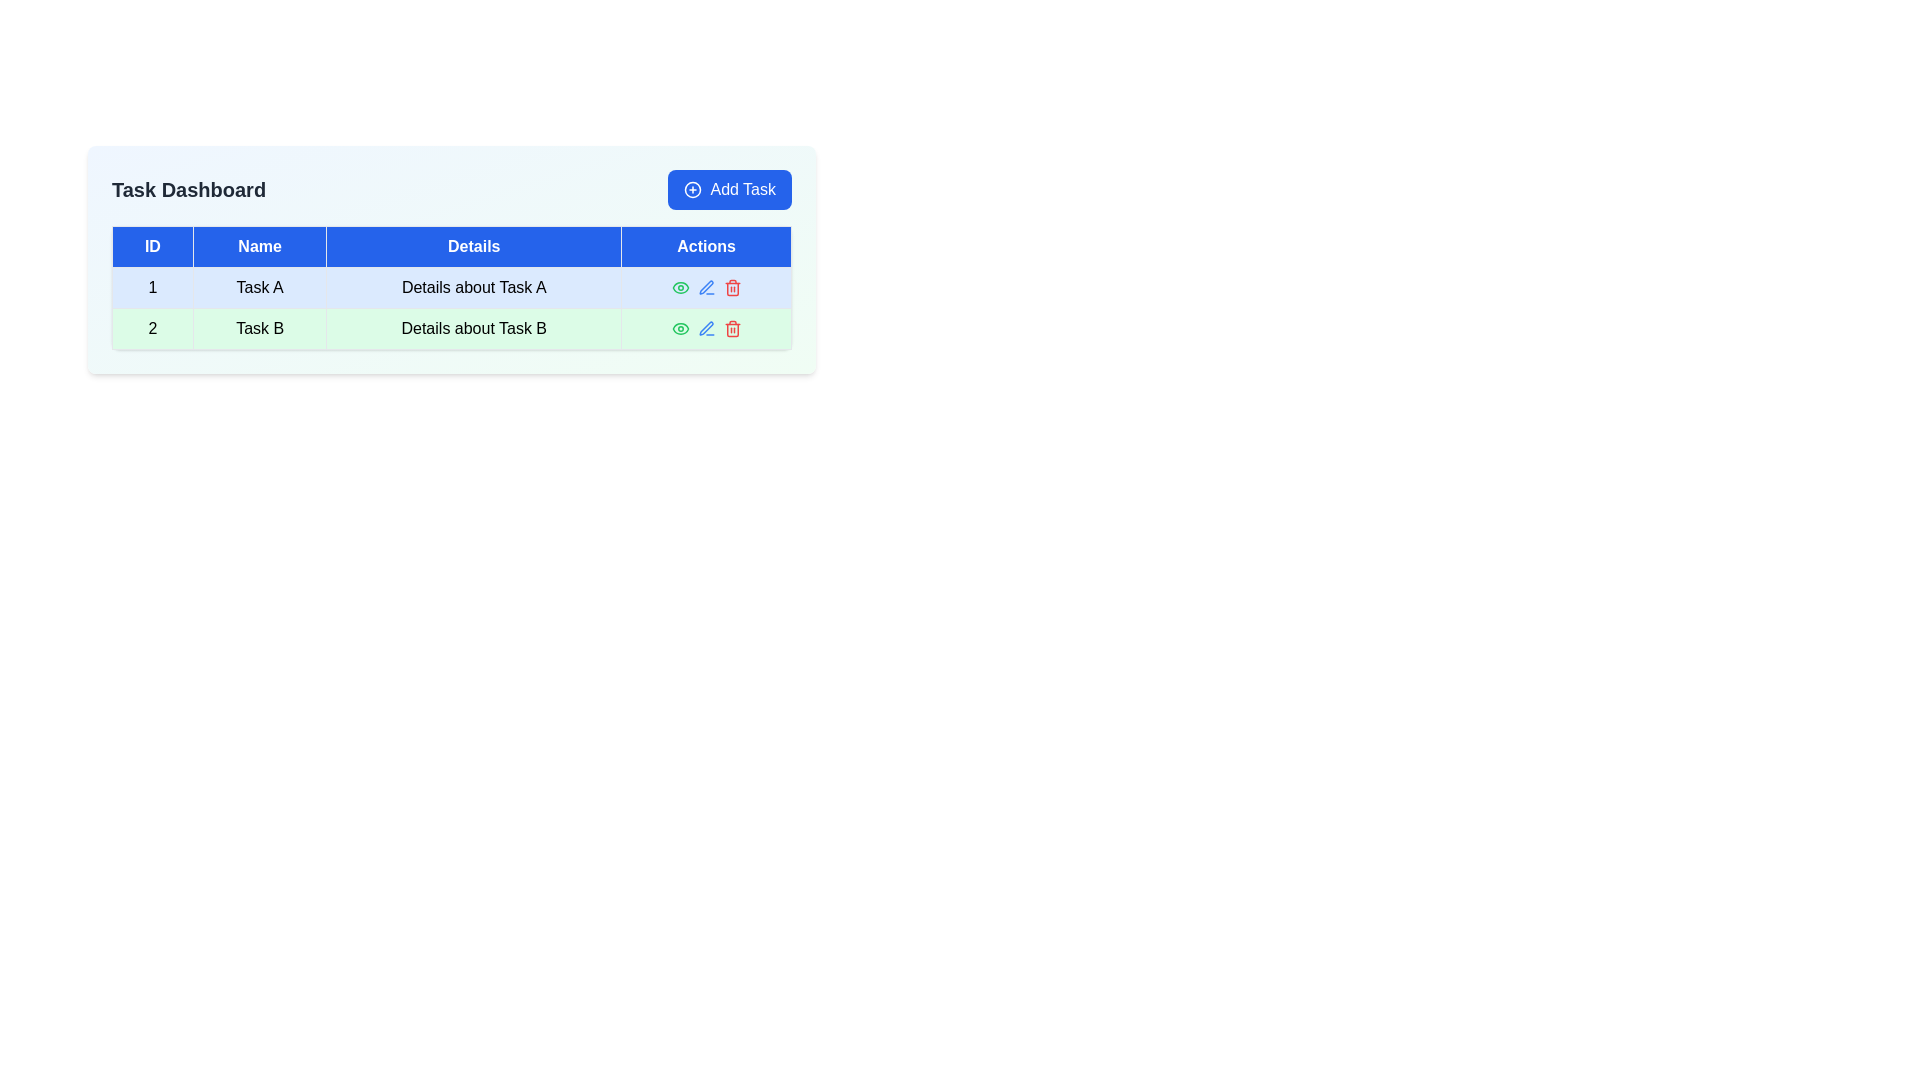  I want to click on the second row of the table containing the number '2', 'Task B', and action icons, so click(450, 327).